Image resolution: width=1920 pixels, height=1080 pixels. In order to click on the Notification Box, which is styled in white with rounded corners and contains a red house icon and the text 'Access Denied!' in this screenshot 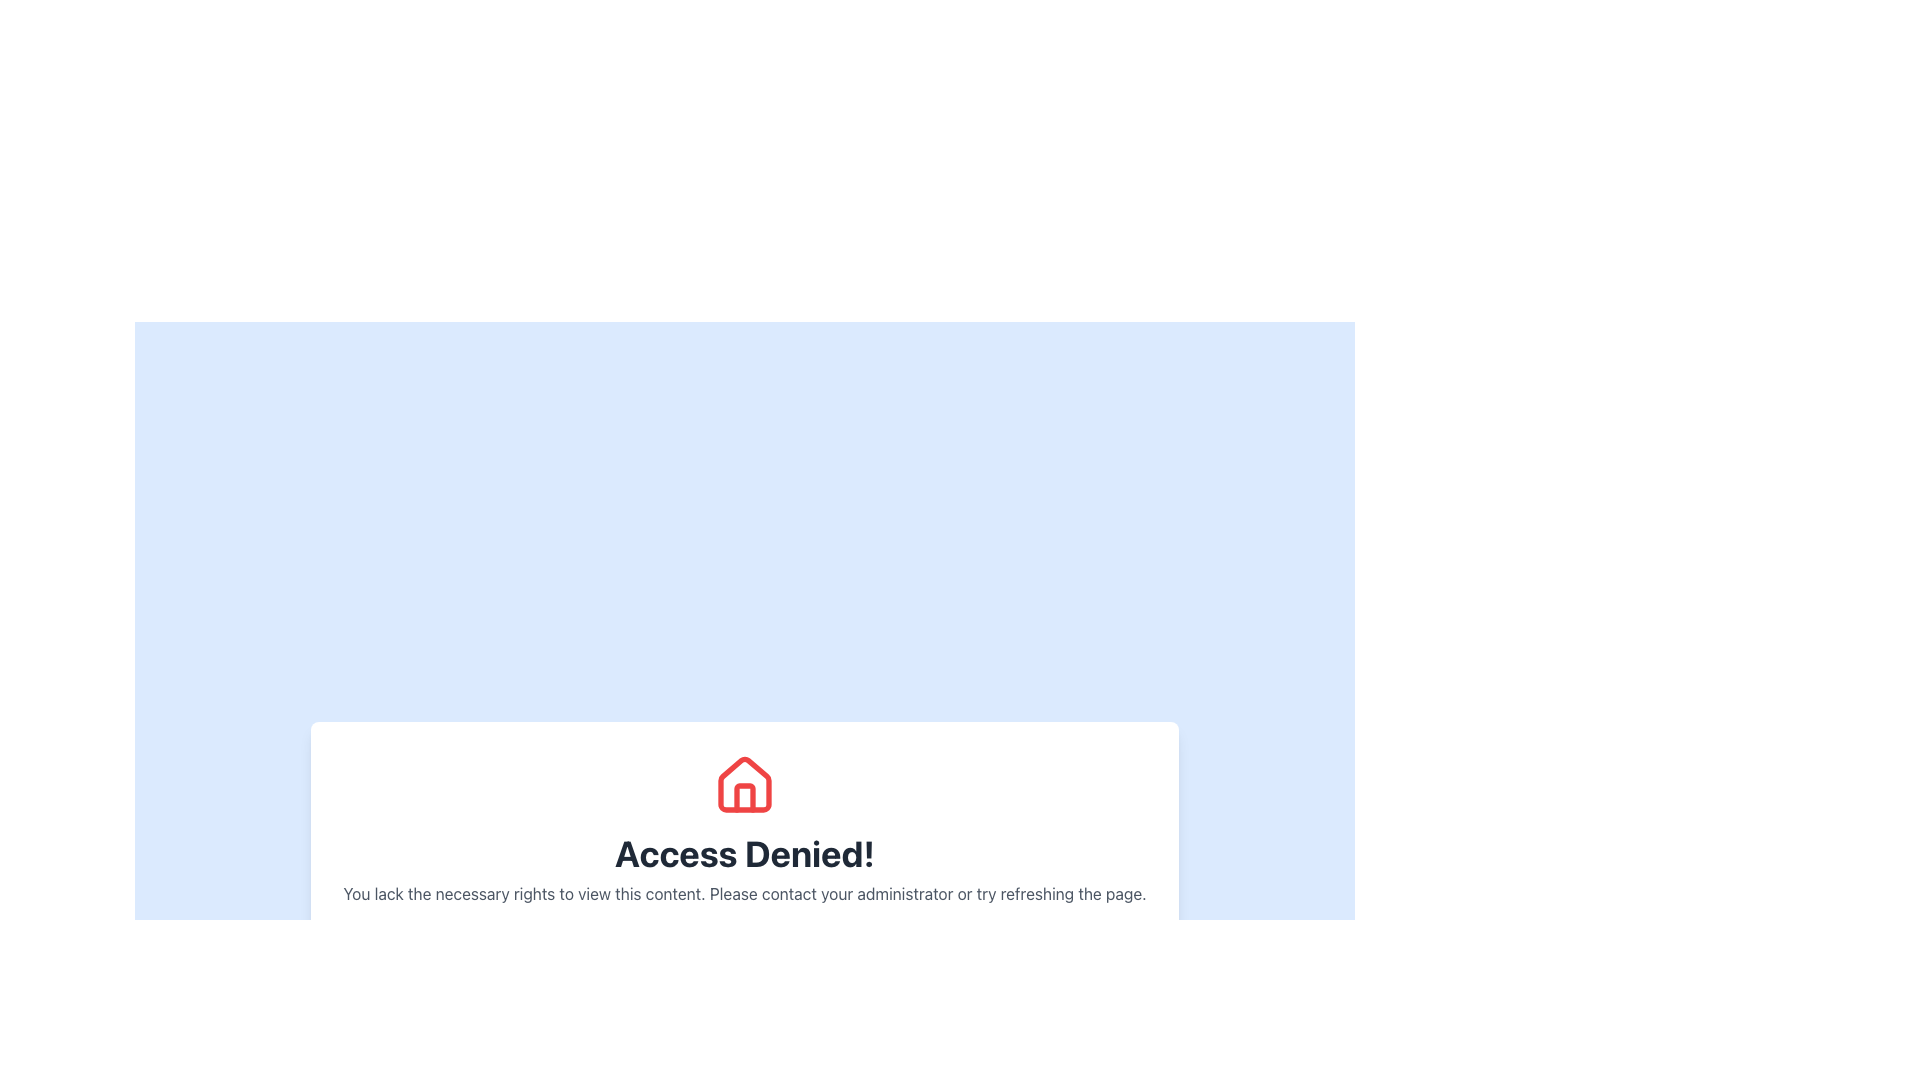, I will do `click(743, 860)`.